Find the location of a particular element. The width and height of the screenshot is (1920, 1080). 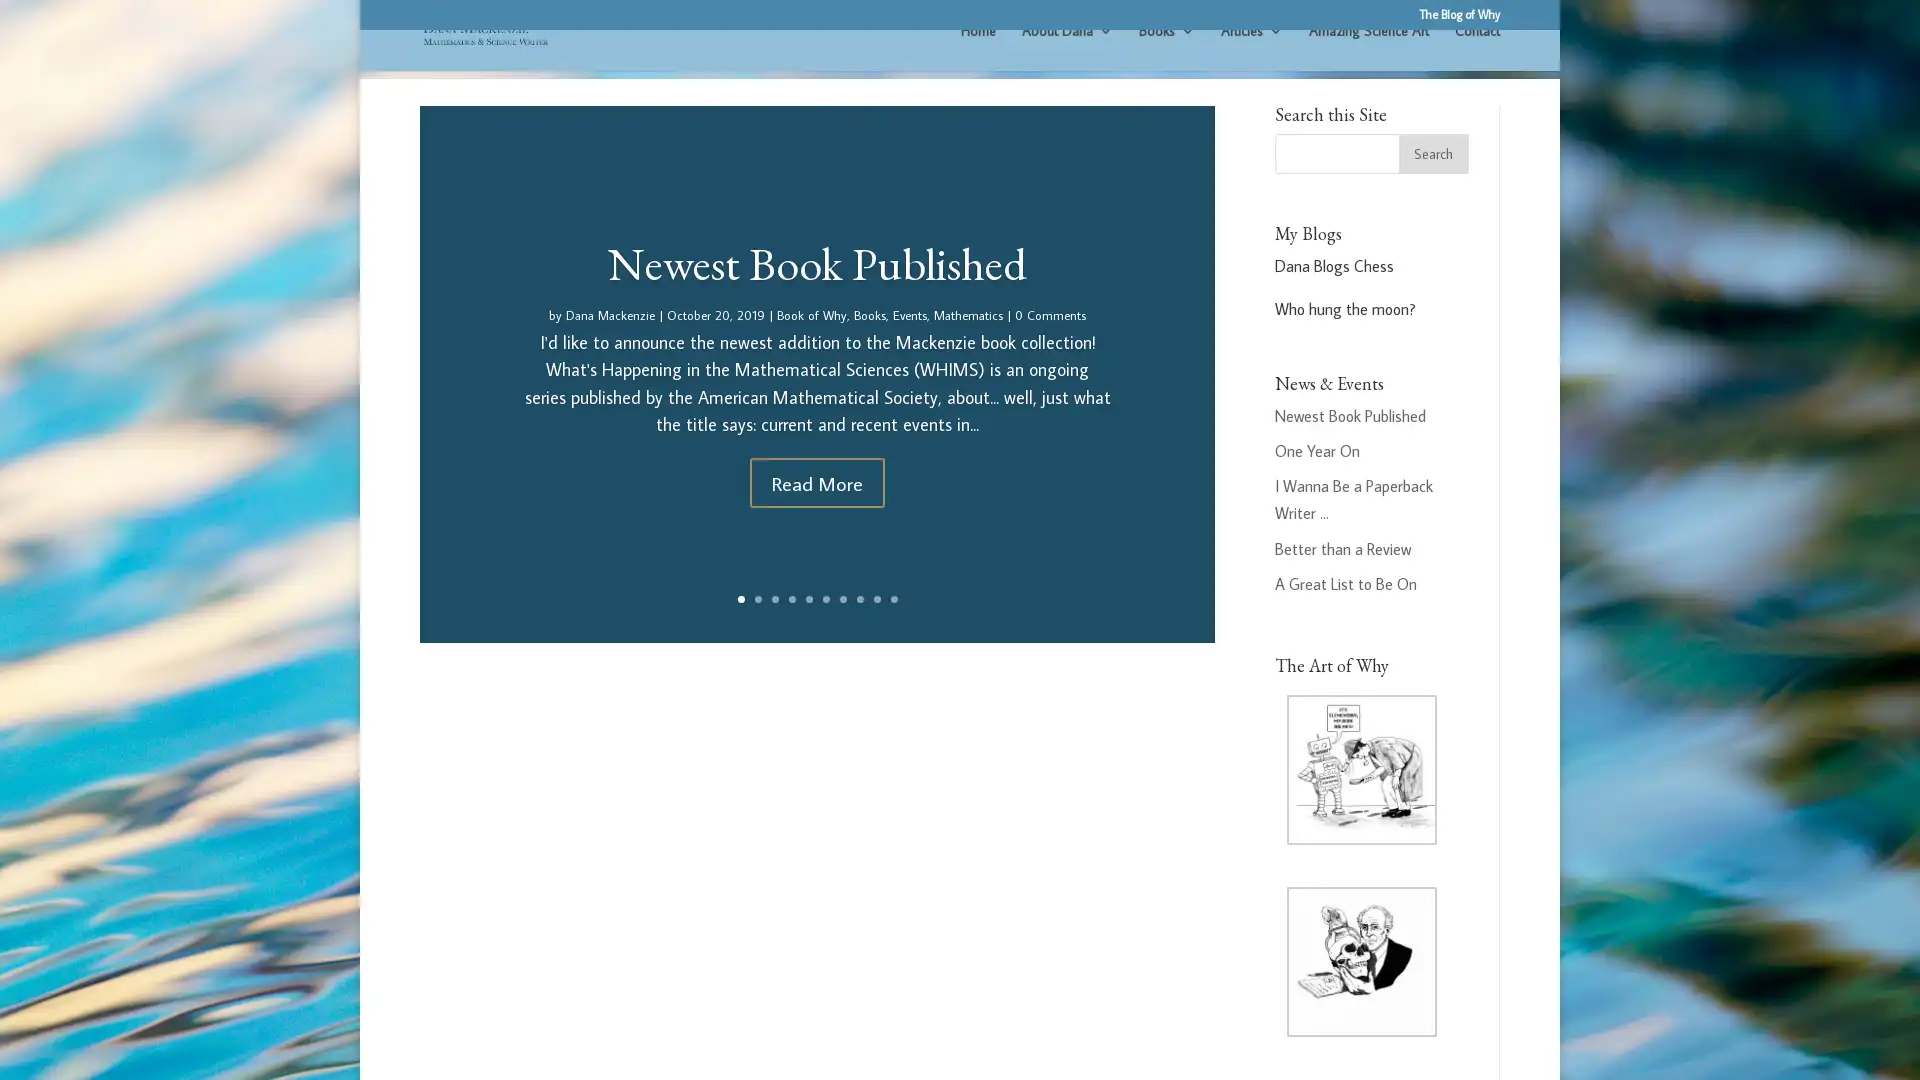

Search is located at coordinates (1432, 175).